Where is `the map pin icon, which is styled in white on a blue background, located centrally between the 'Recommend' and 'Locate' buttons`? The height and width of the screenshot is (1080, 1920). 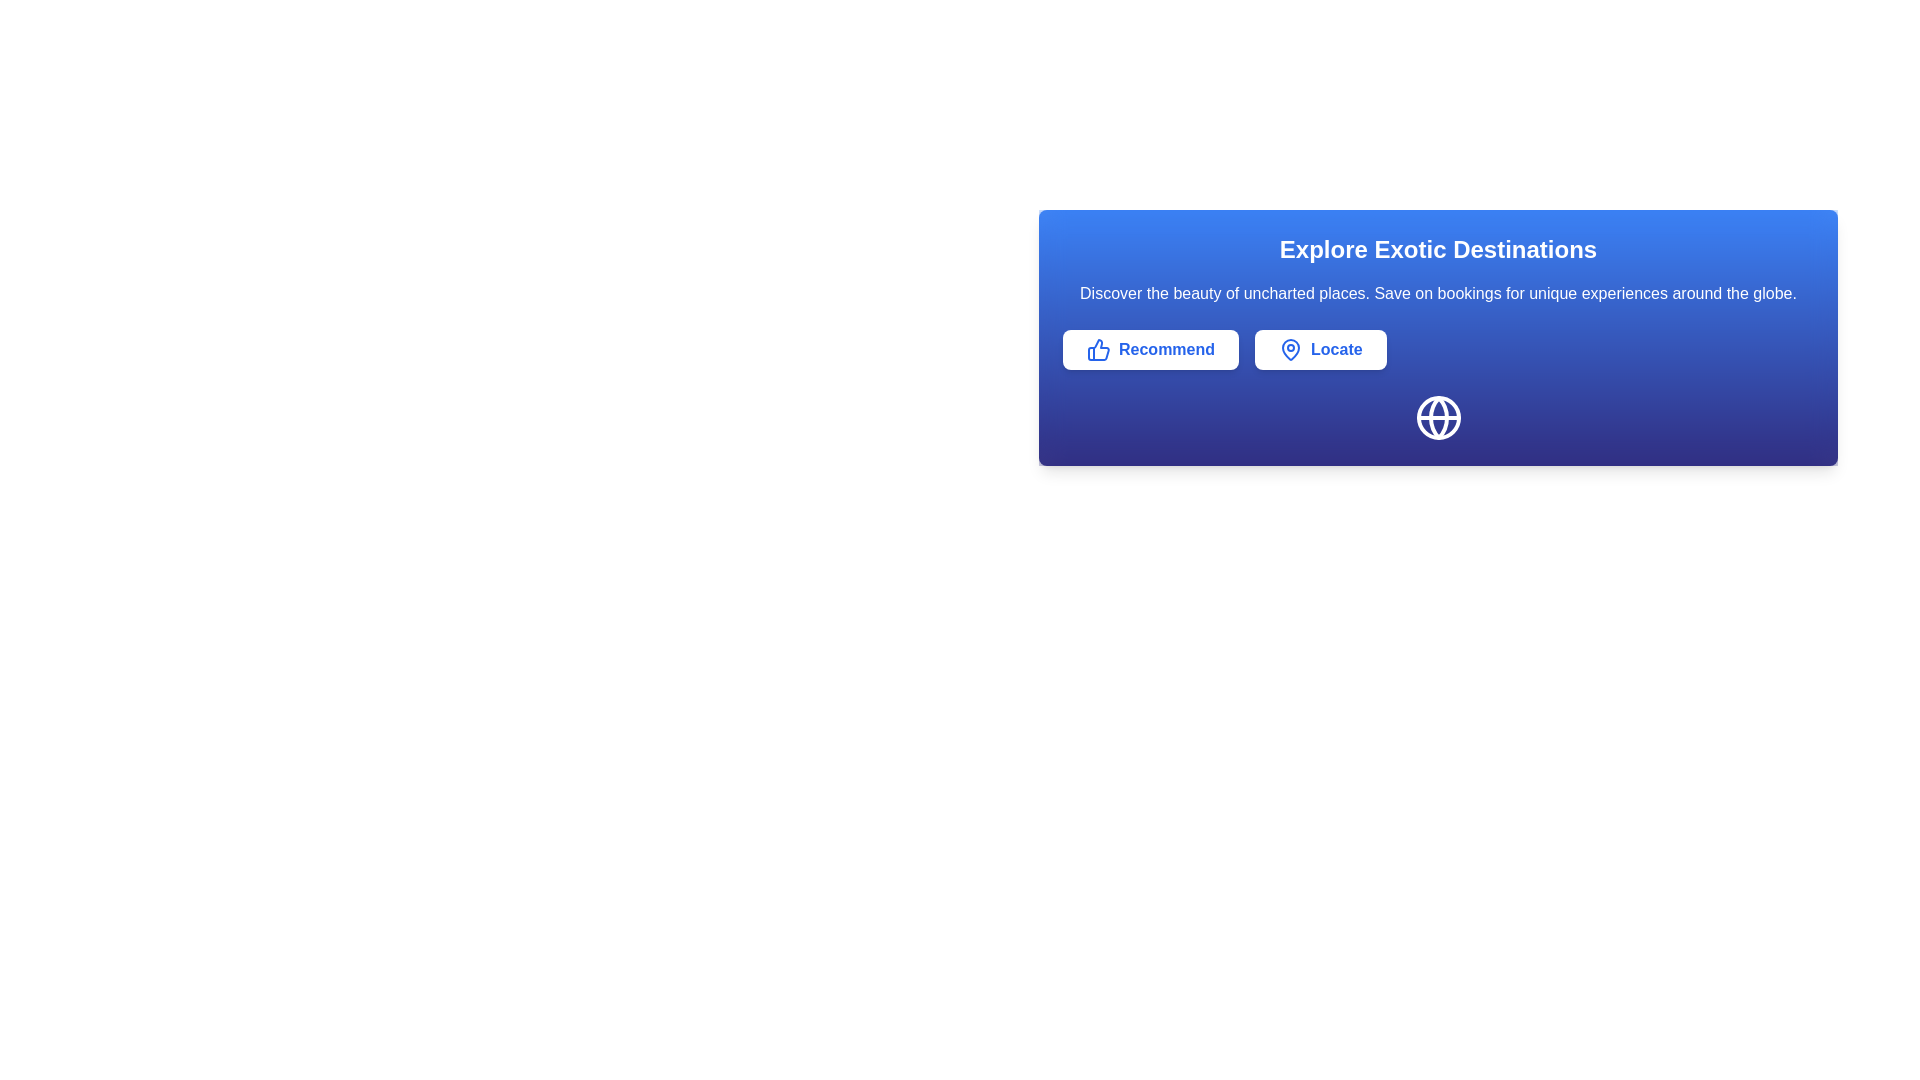 the map pin icon, which is styled in white on a blue background, located centrally between the 'Recommend' and 'Locate' buttons is located at coordinates (1291, 349).